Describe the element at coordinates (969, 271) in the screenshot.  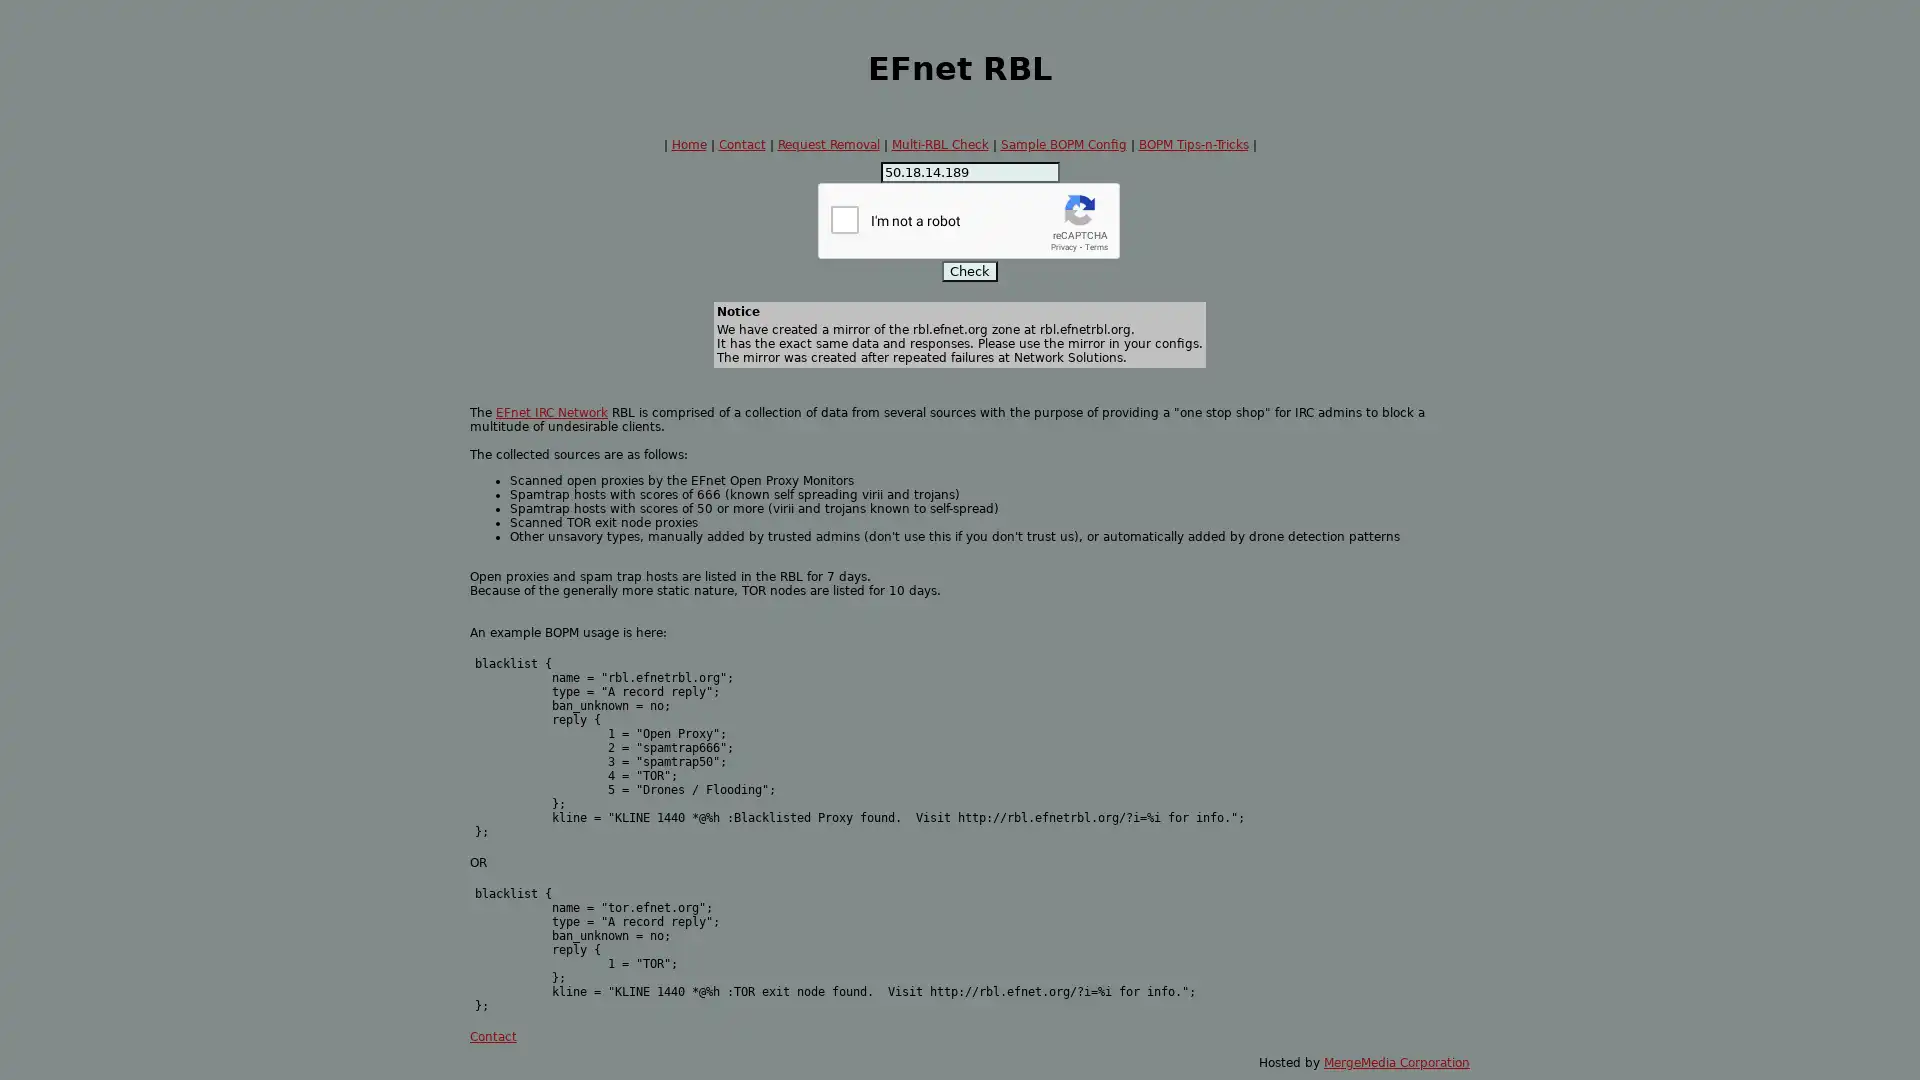
I see `Check` at that location.